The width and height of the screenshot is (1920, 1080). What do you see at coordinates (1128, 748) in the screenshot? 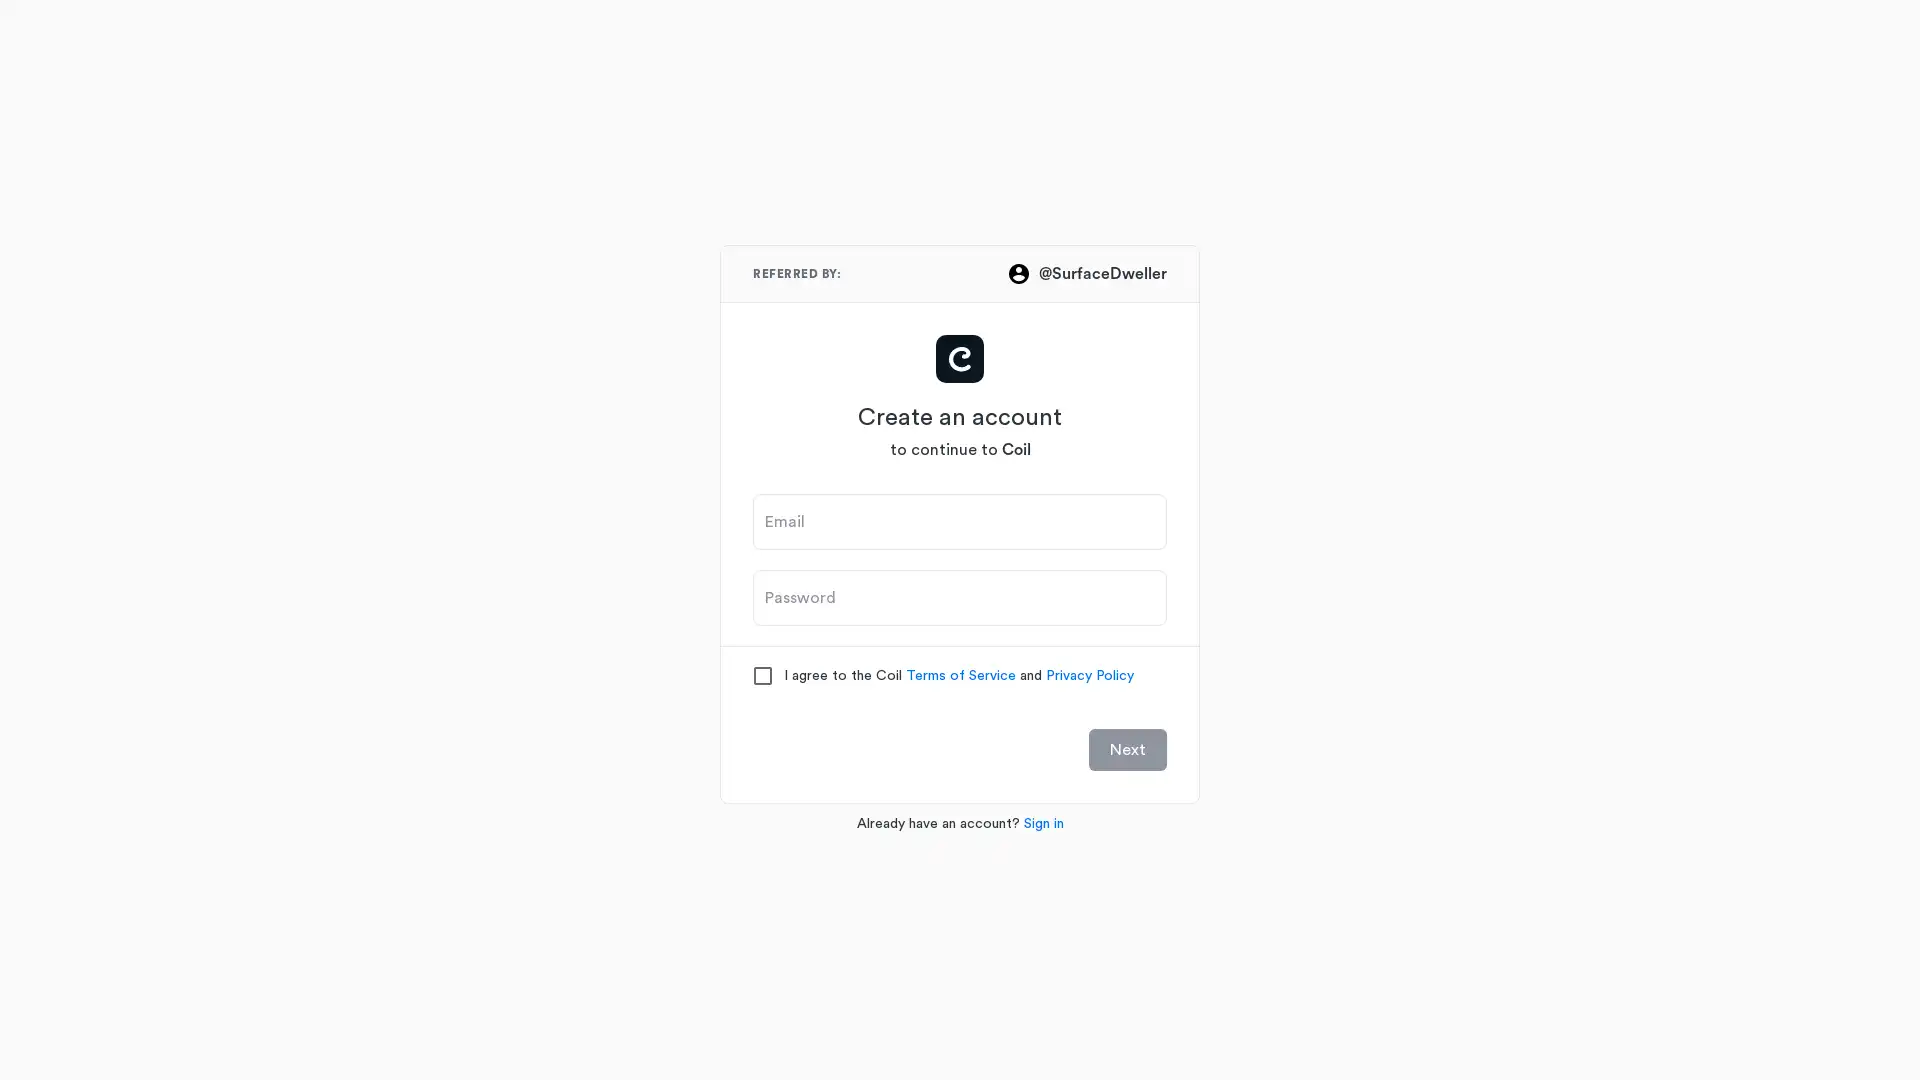
I see `Next` at bounding box center [1128, 748].